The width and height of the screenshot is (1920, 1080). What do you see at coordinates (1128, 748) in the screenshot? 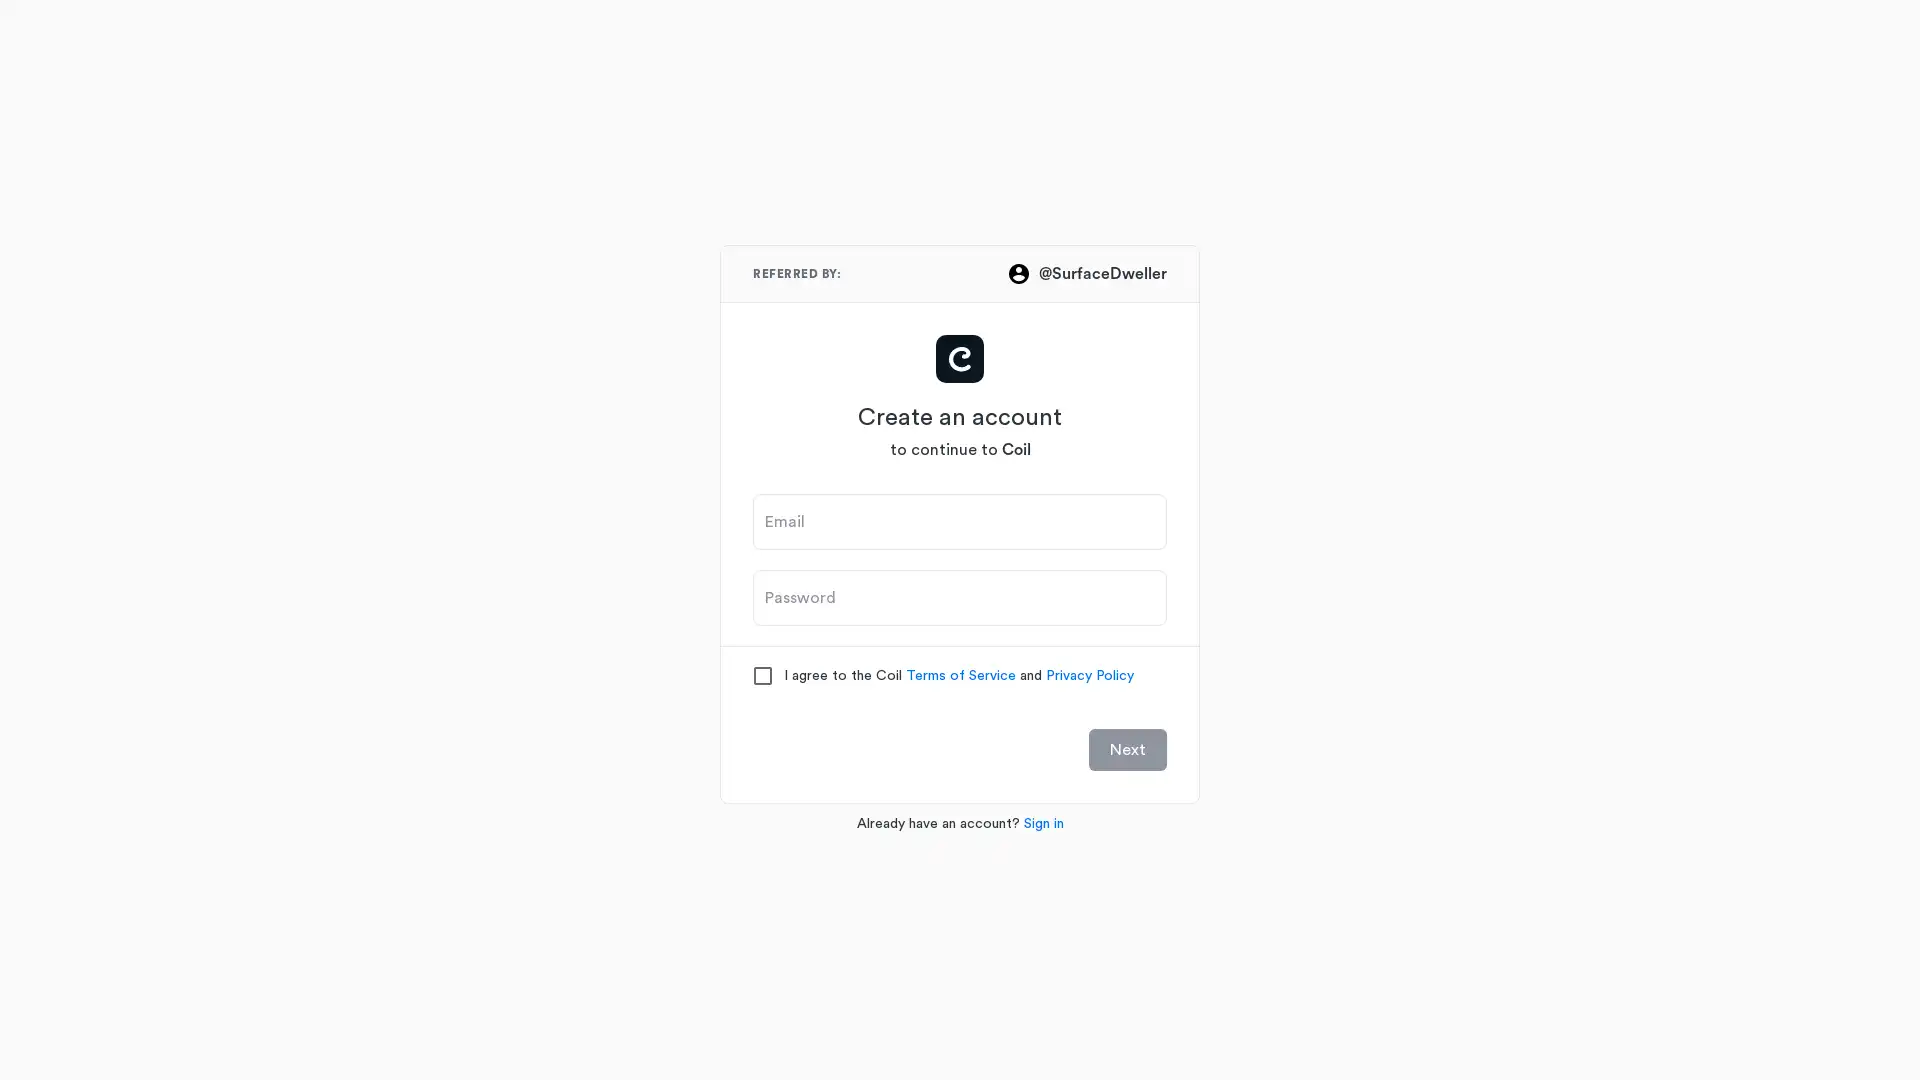
I see `Next` at bounding box center [1128, 748].